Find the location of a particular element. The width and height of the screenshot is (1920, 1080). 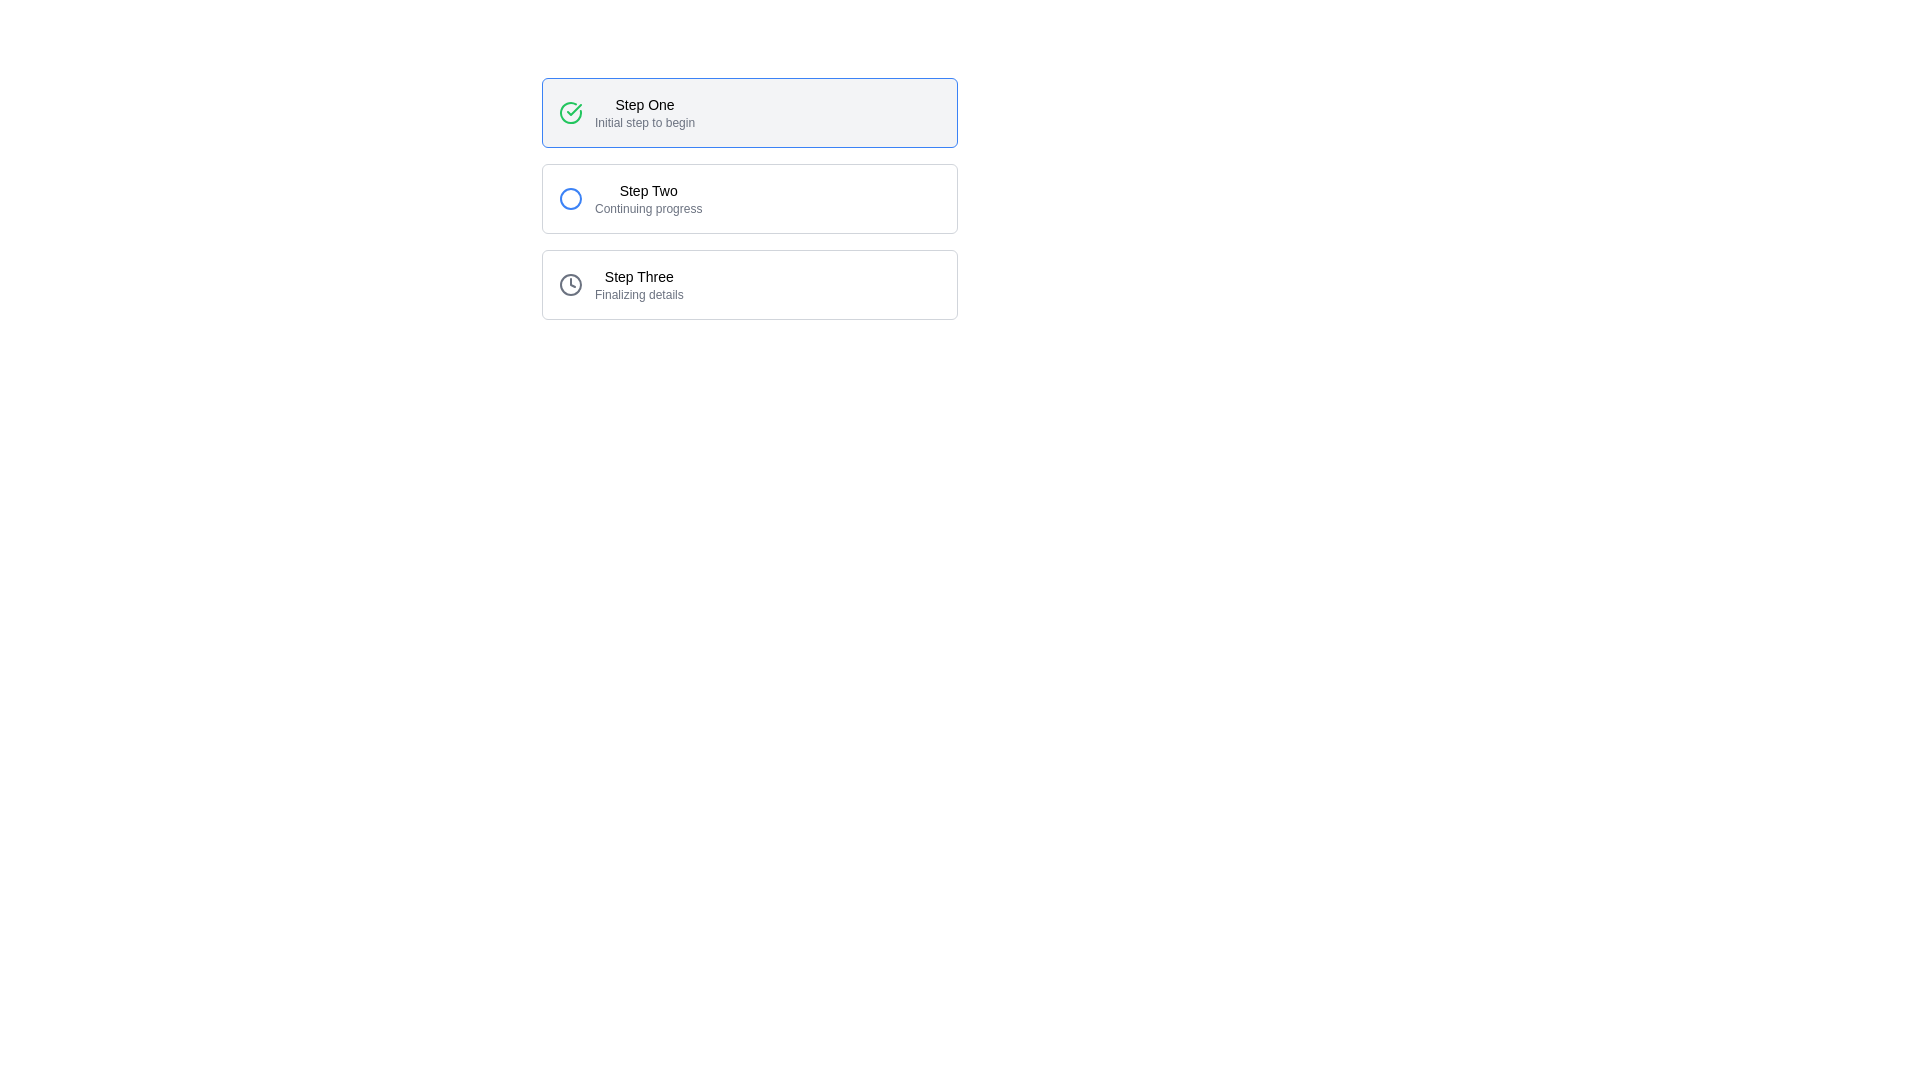

the circular green checkmark icon located to the left of the 'Step One' text in the step list interface is located at coordinates (570, 112).